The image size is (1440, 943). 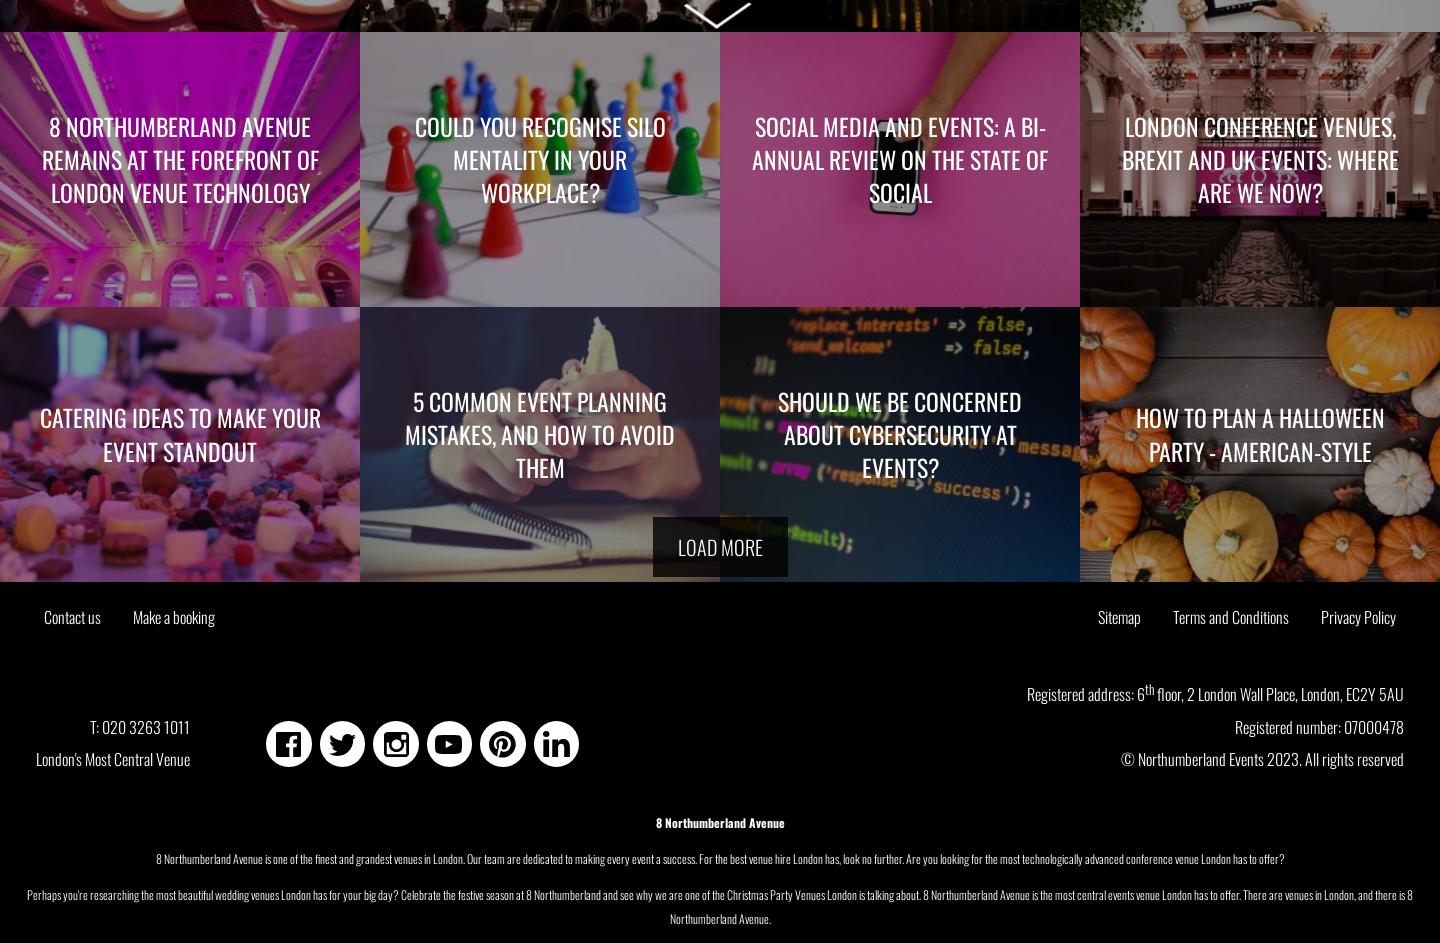 I want to click on 'Make a booking', so click(x=172, y=616).